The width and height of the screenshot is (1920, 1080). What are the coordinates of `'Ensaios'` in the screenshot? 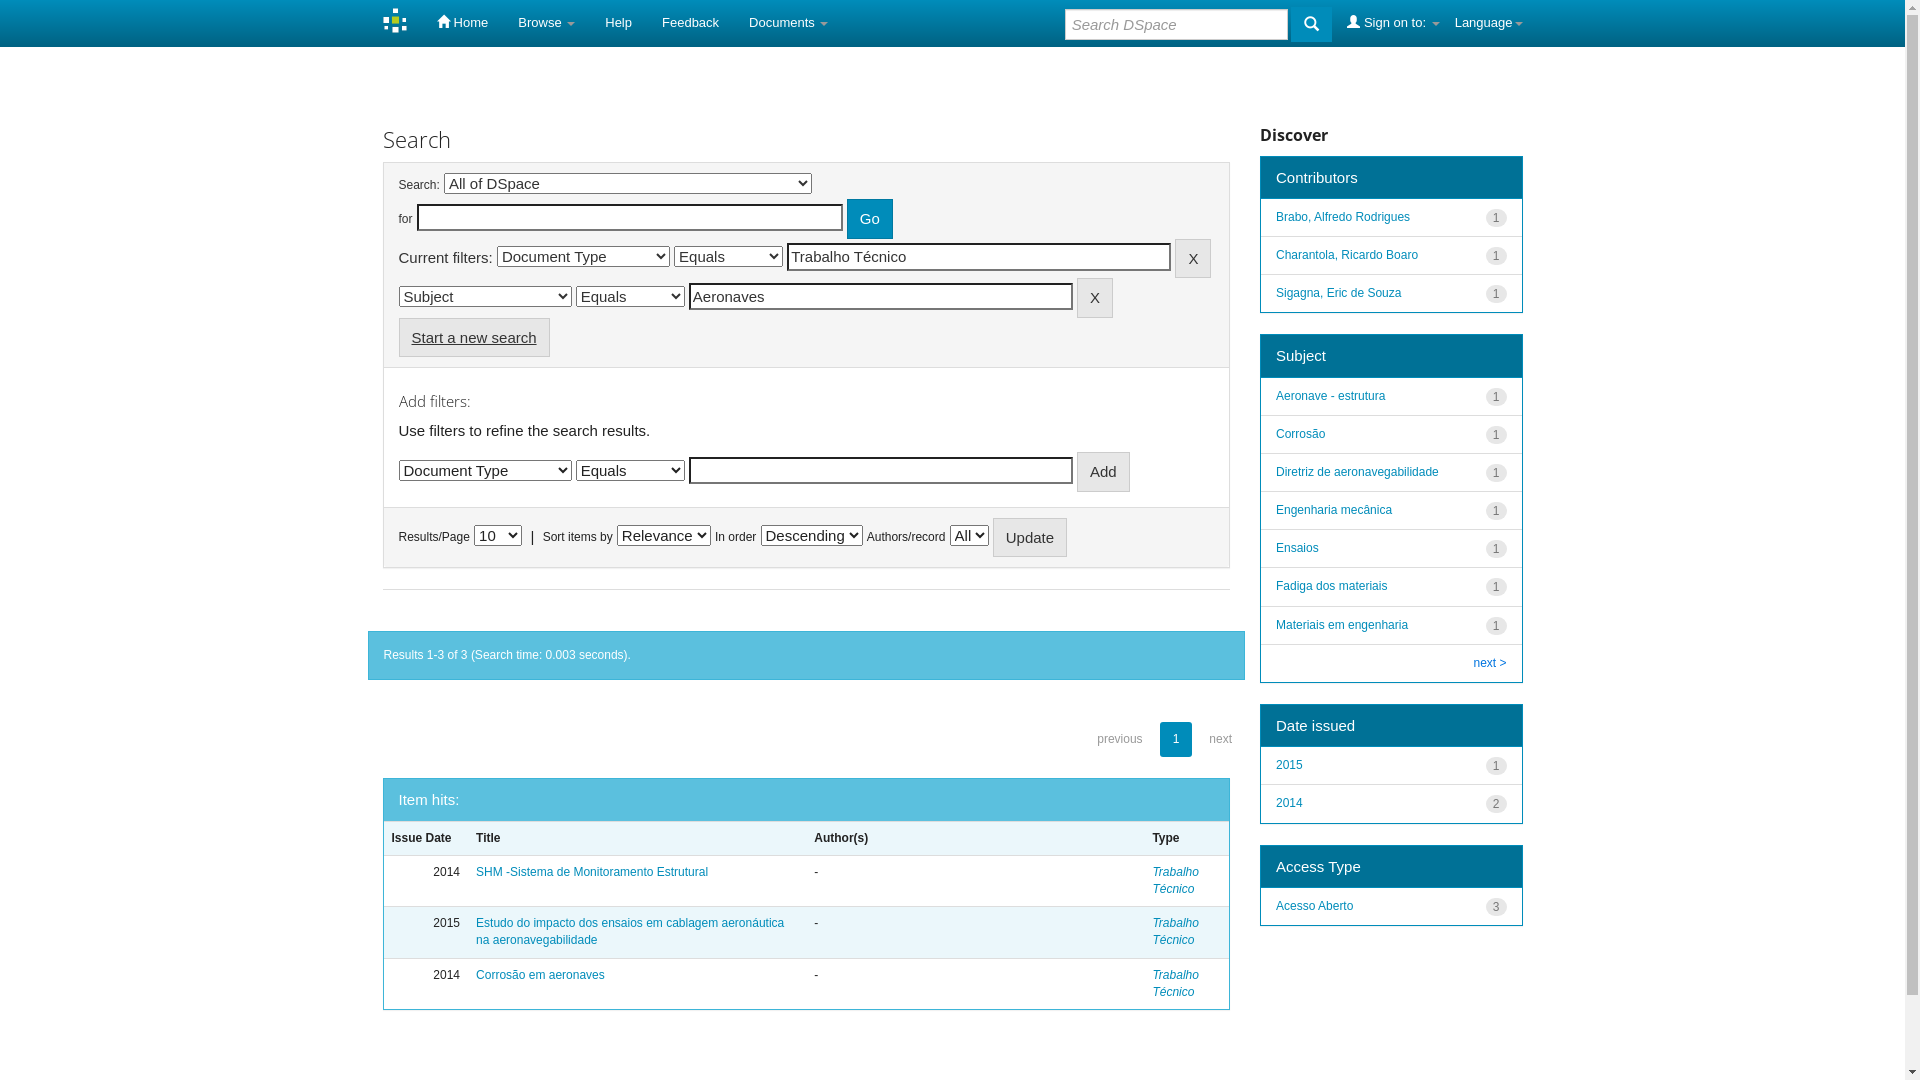 It's located at (1297, 547).